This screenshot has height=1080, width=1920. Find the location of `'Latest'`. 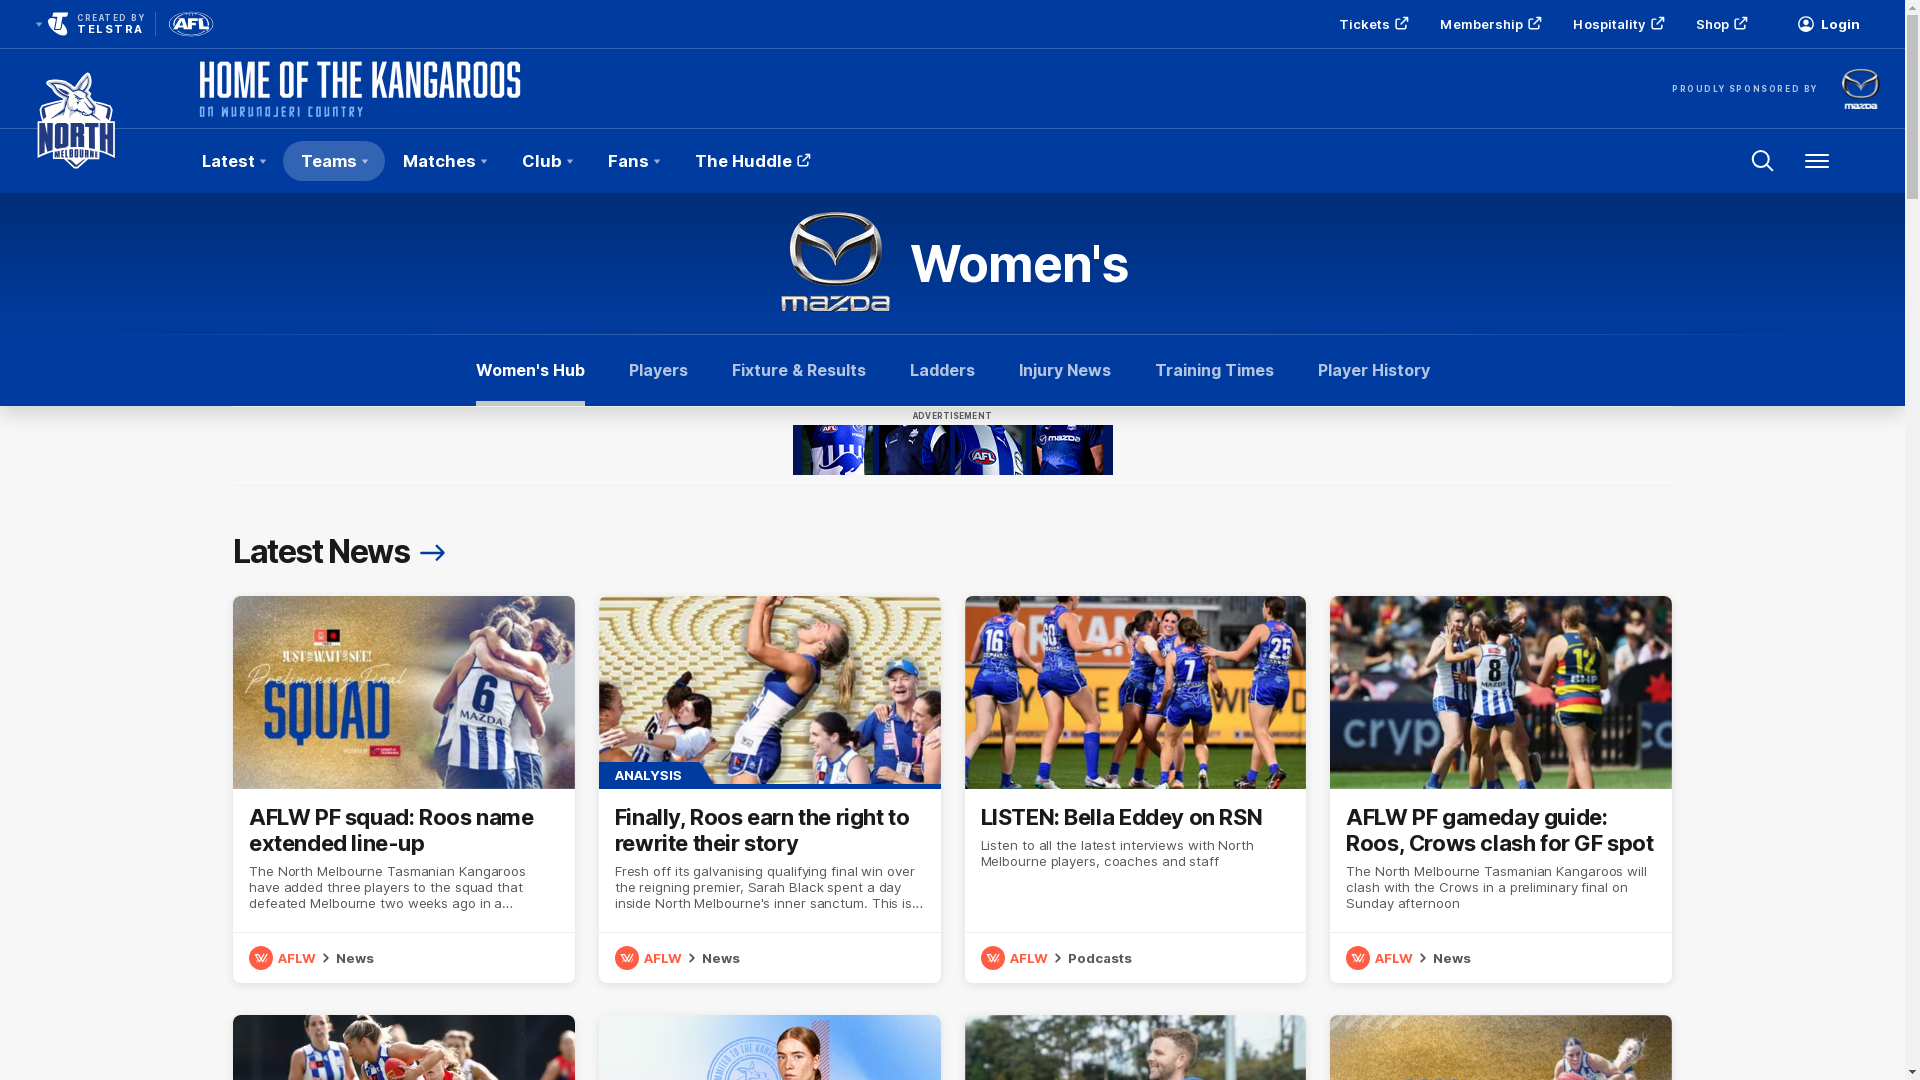

'Latest' is located at coordinates (233, 160).